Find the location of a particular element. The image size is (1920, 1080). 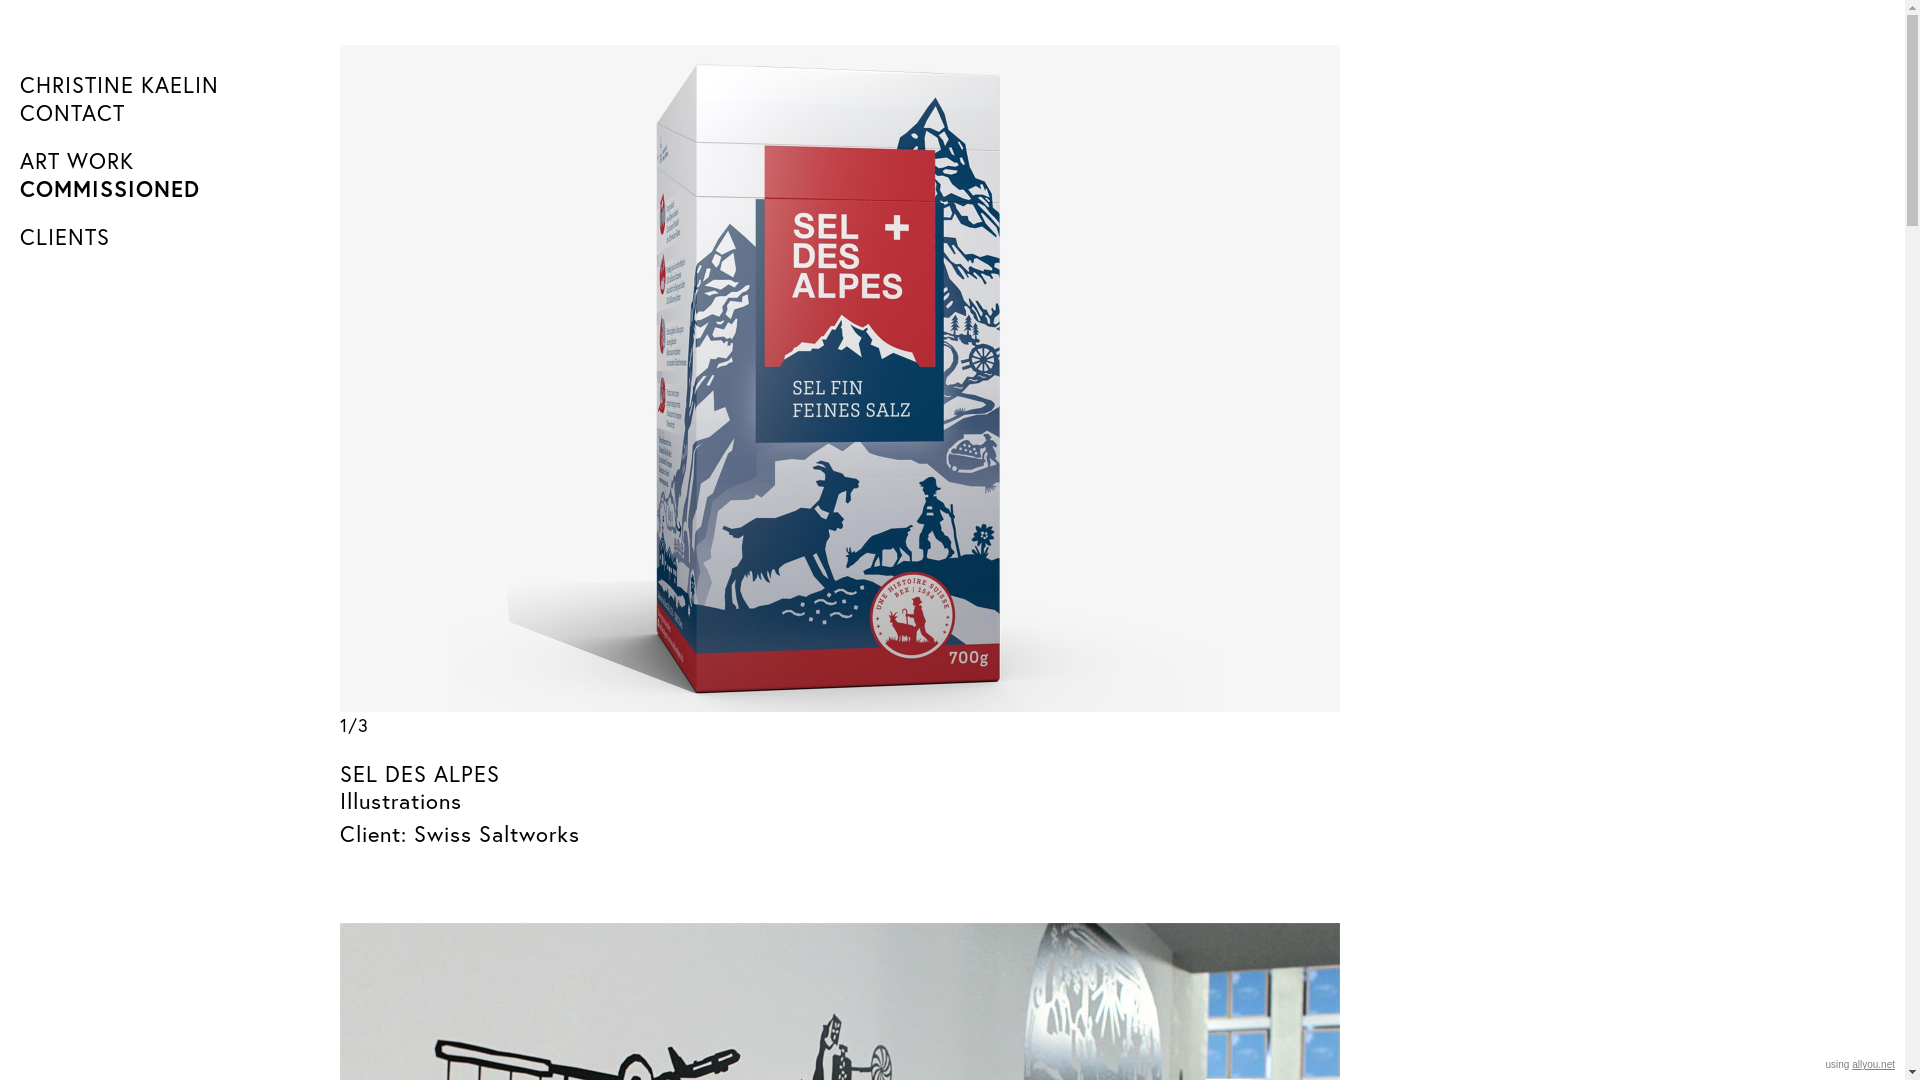

'CHRISTINE KAELIN' is located at coordinates (169, 83).